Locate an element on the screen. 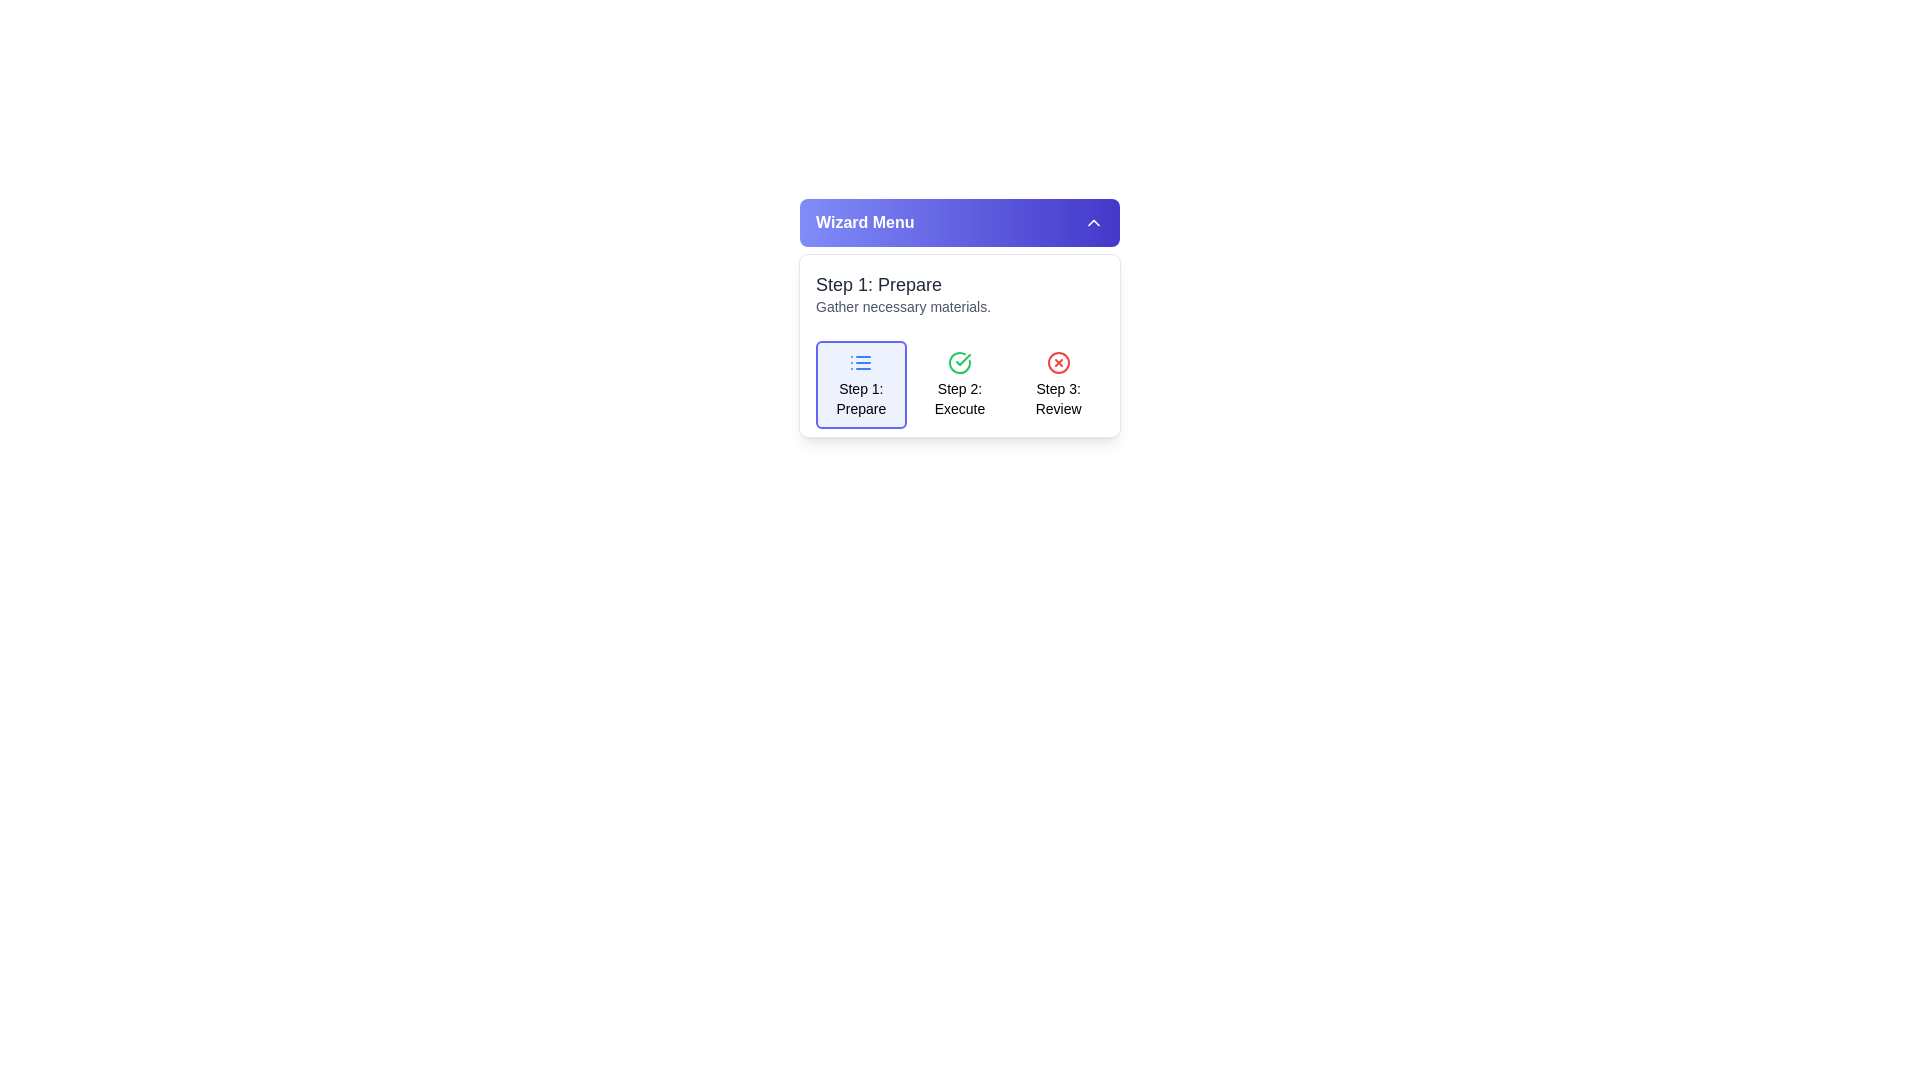 Image resolution: width=1920 pixels, height=1080 pixels. the chevron-up icon (Collapse Icon) located on the right-hand side of the 'Wizard Menu' bar is located at coordinates (1093, 223).